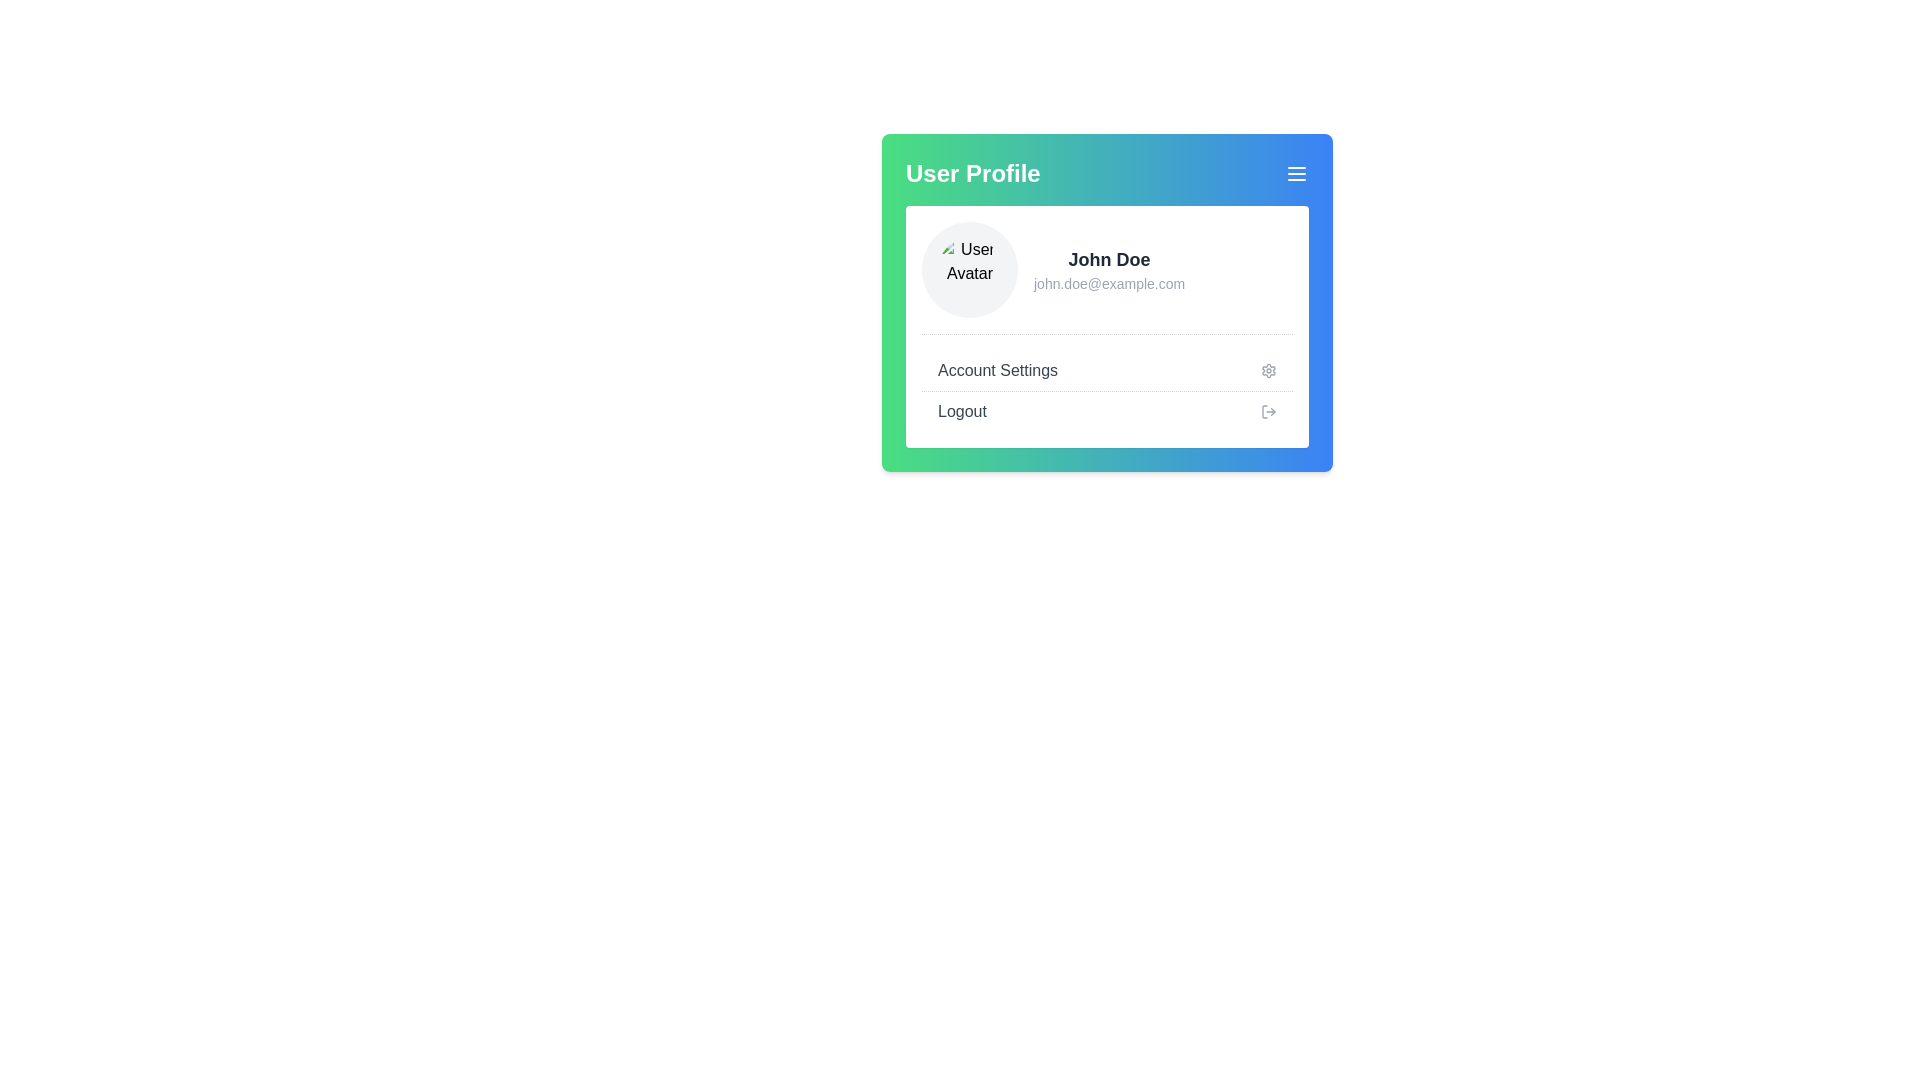 Image resolution: width=1920 pixels, height=1080 pixels. I want to click on the 'Account Settings' option in the menu list, so click(1106, 391).